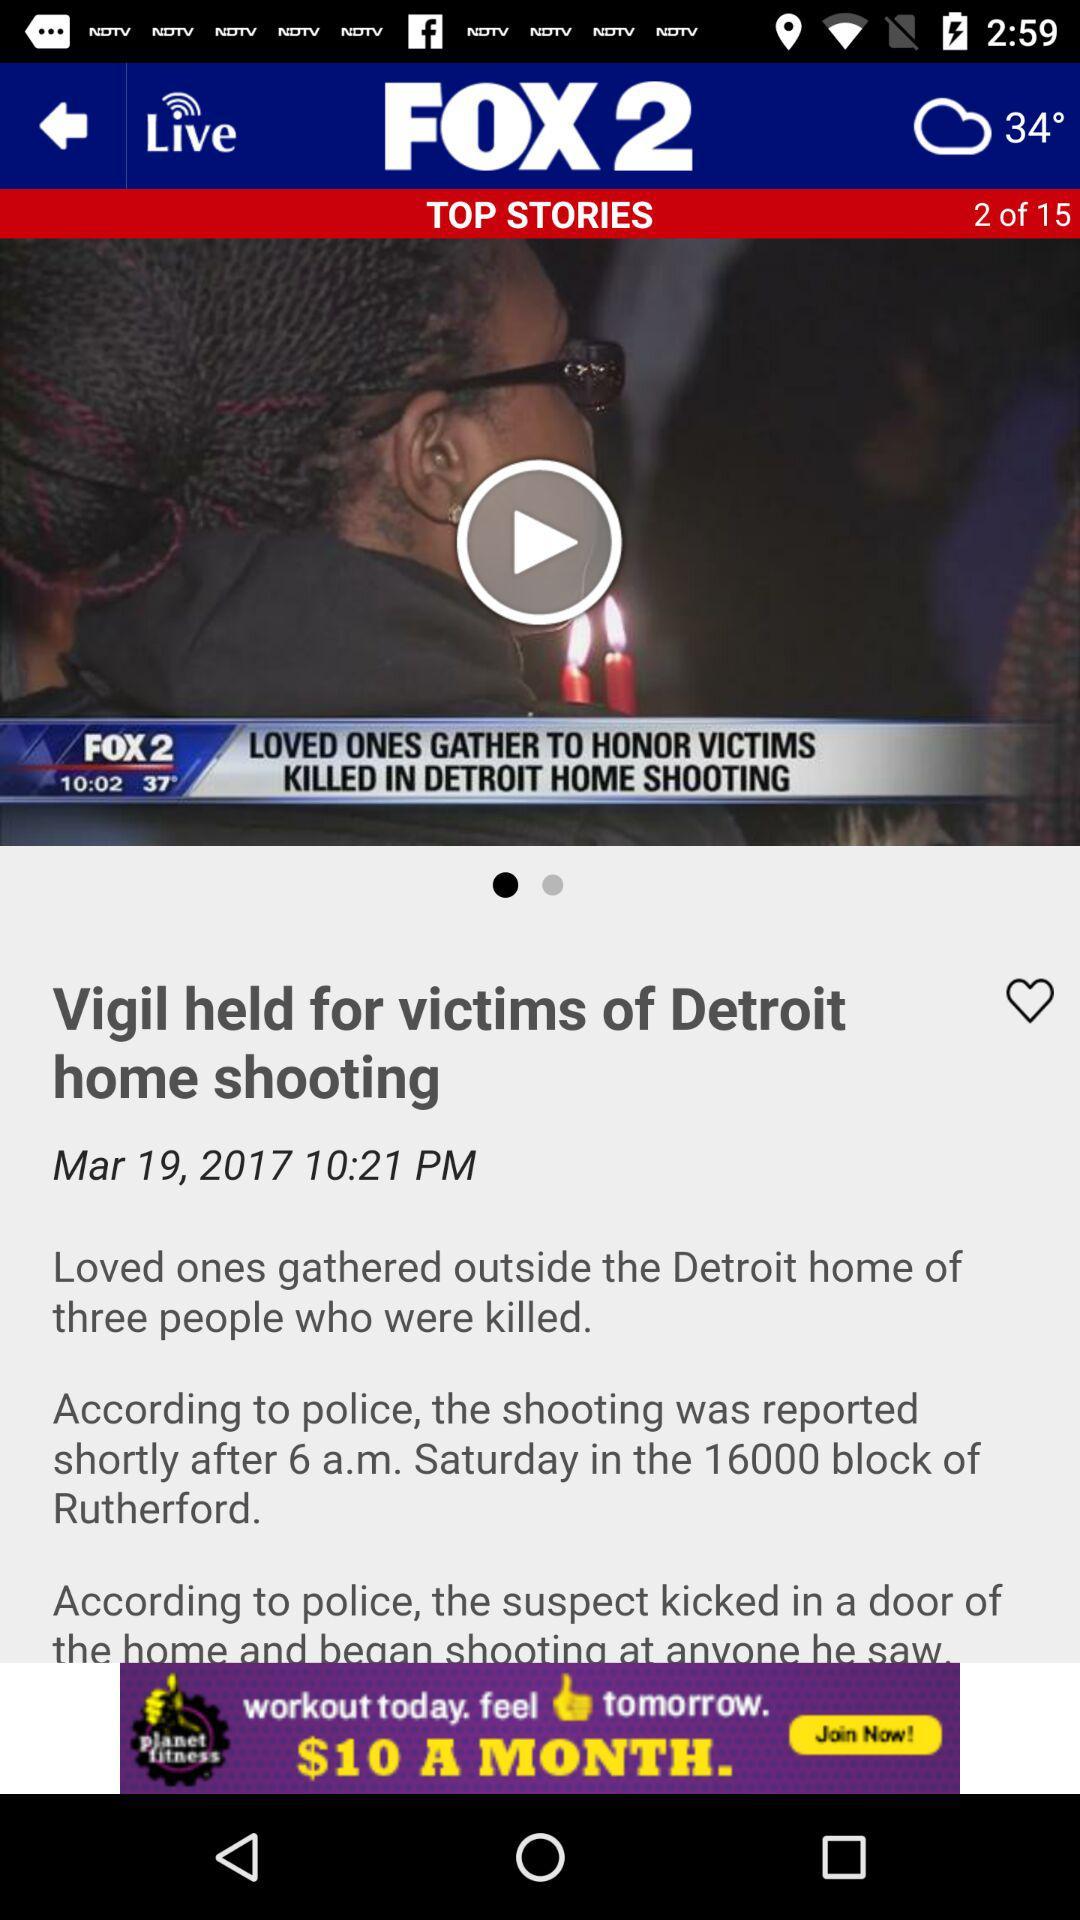 Image resolution: width=1080 pixels, height=1920 pixels. I want to click on favor, so click(1017, 1000).